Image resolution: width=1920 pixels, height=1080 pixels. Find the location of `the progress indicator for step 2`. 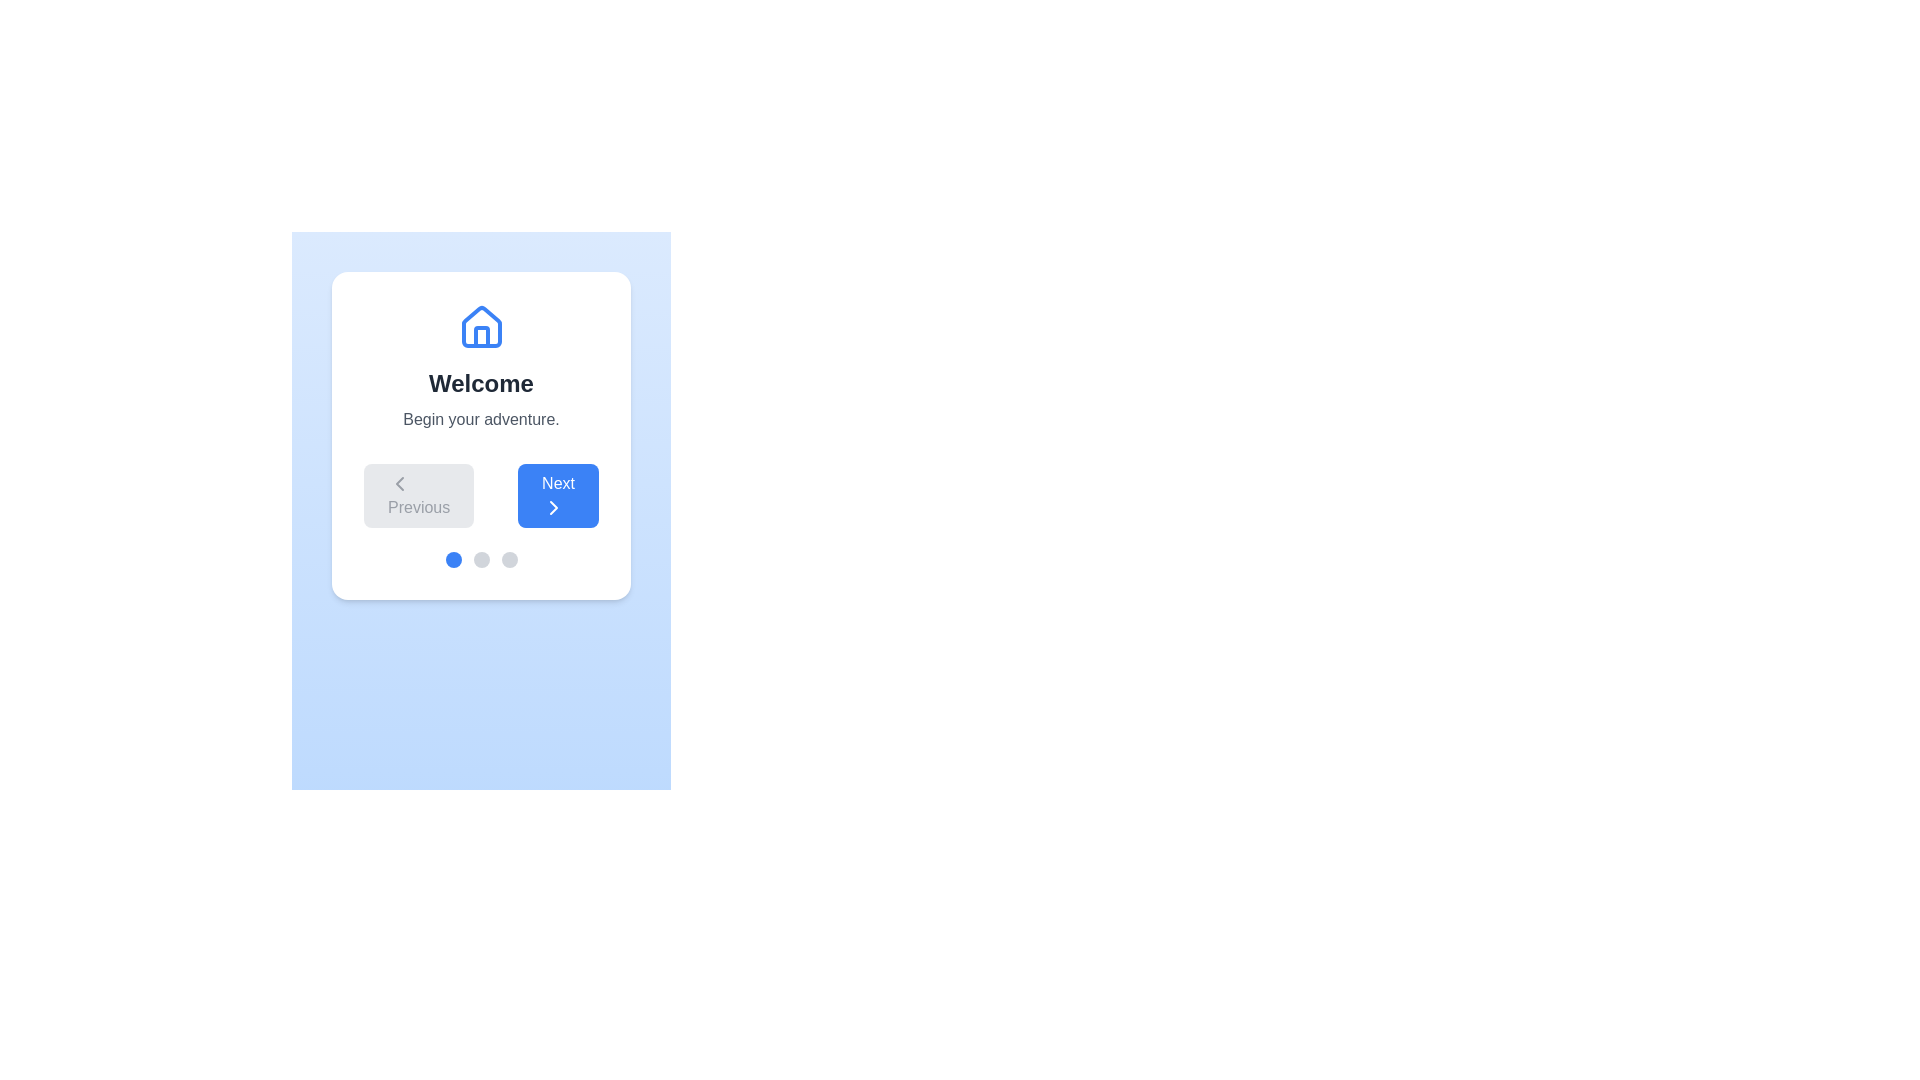

the progress indicator for step 2 is located at coordinates (481, 559).